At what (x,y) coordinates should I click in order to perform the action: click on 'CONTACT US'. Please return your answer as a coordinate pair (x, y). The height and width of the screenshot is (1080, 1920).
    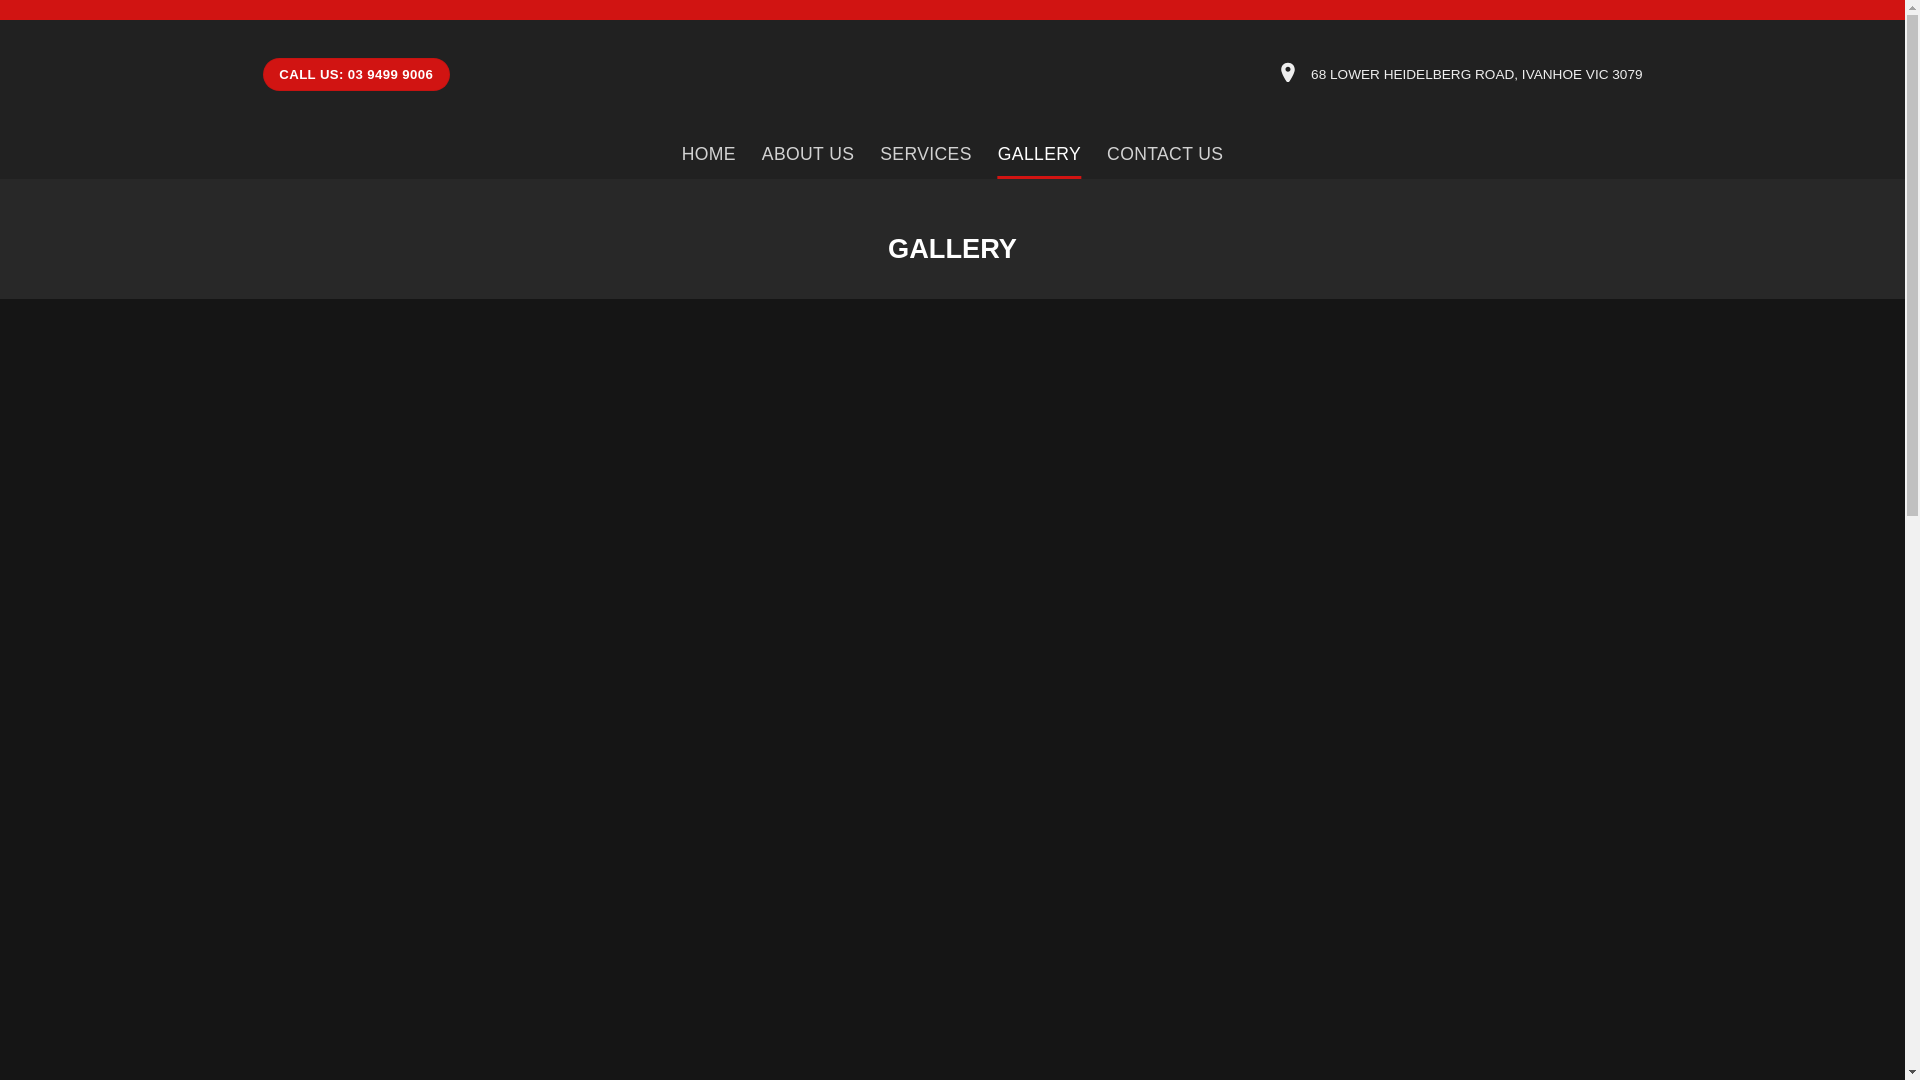
    Looking at the image, I should click on (1165, 153).